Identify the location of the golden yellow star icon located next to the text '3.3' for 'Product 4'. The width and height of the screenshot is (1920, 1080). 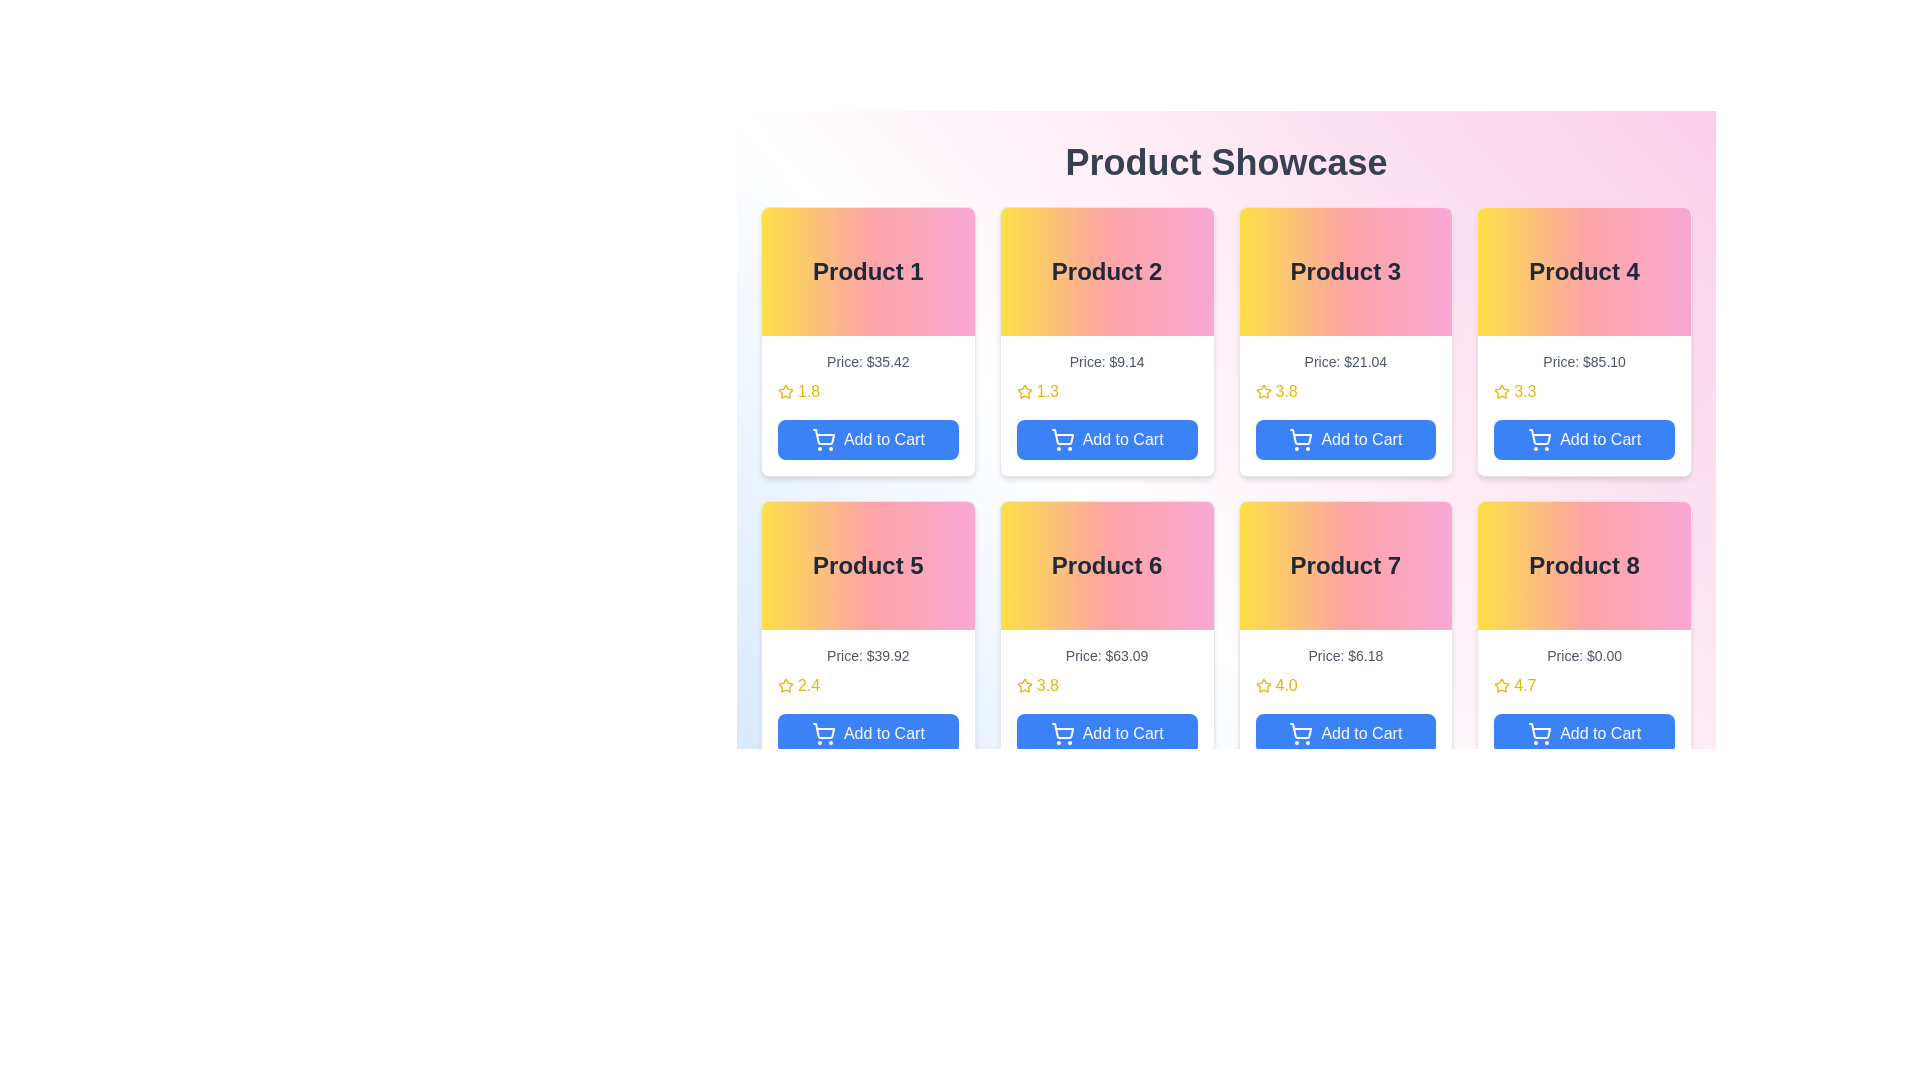
(1502, 391).